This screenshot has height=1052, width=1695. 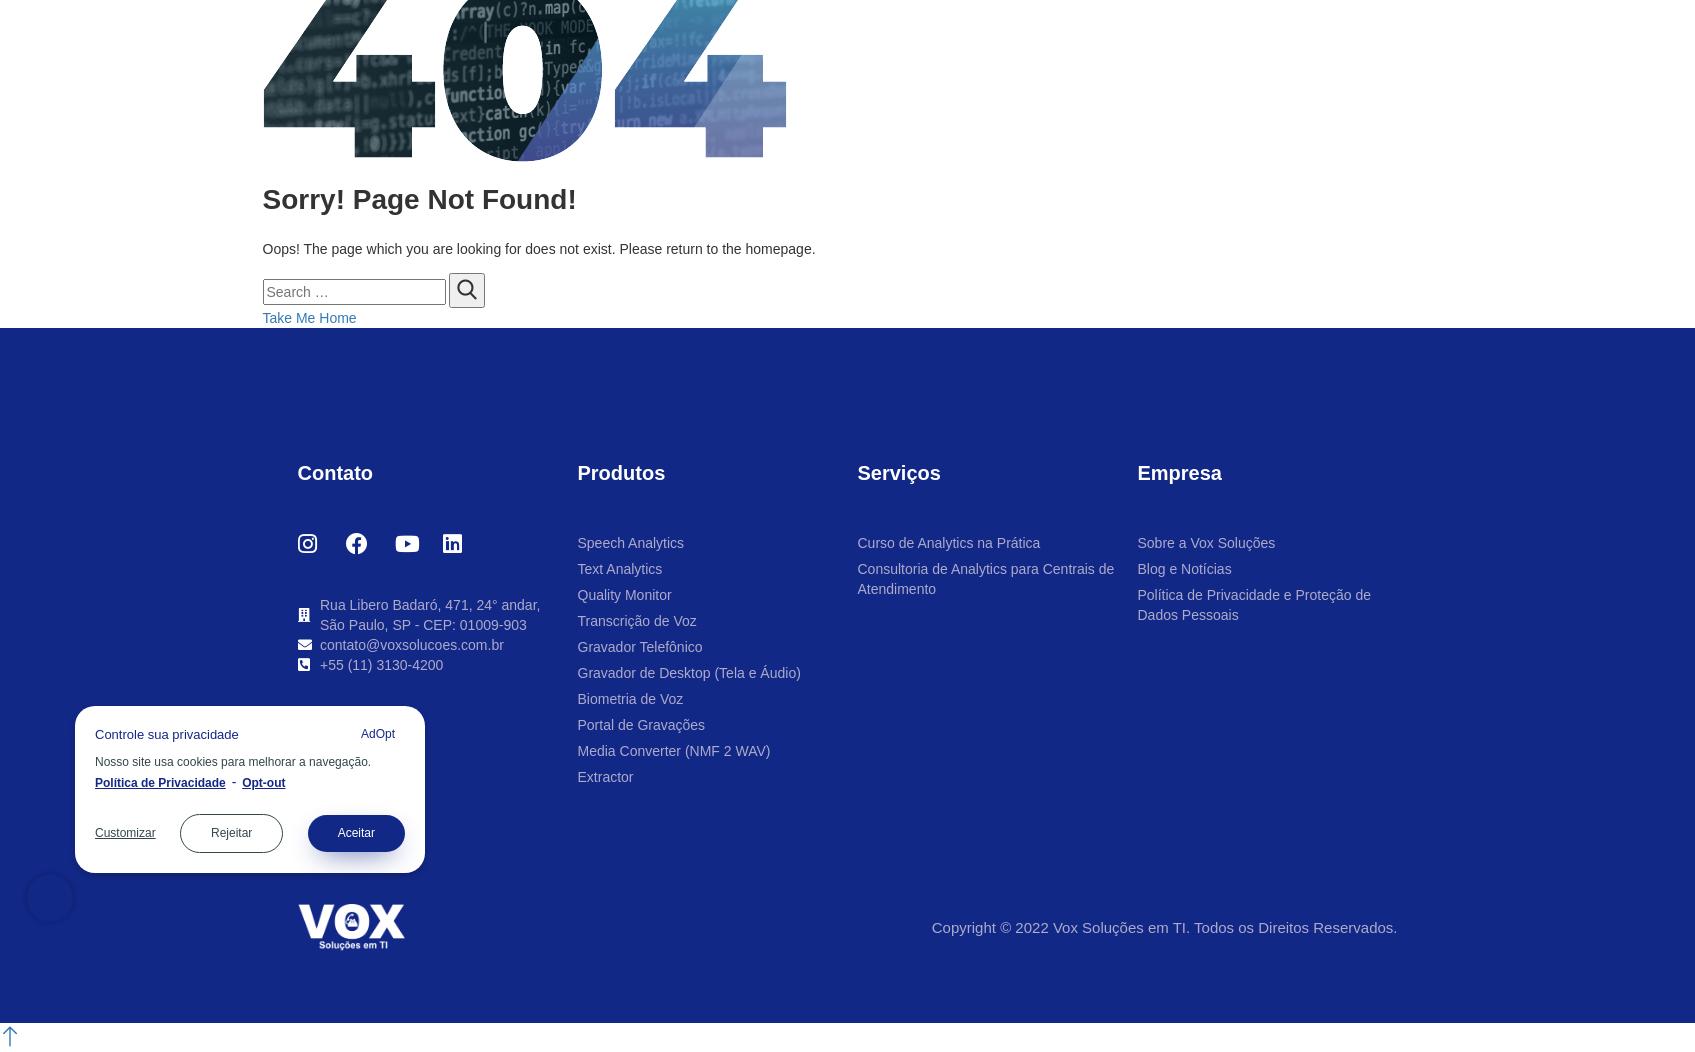 I want to click on 'Media Converter (NMF 2 WAV)', so click(x=673, y=748).